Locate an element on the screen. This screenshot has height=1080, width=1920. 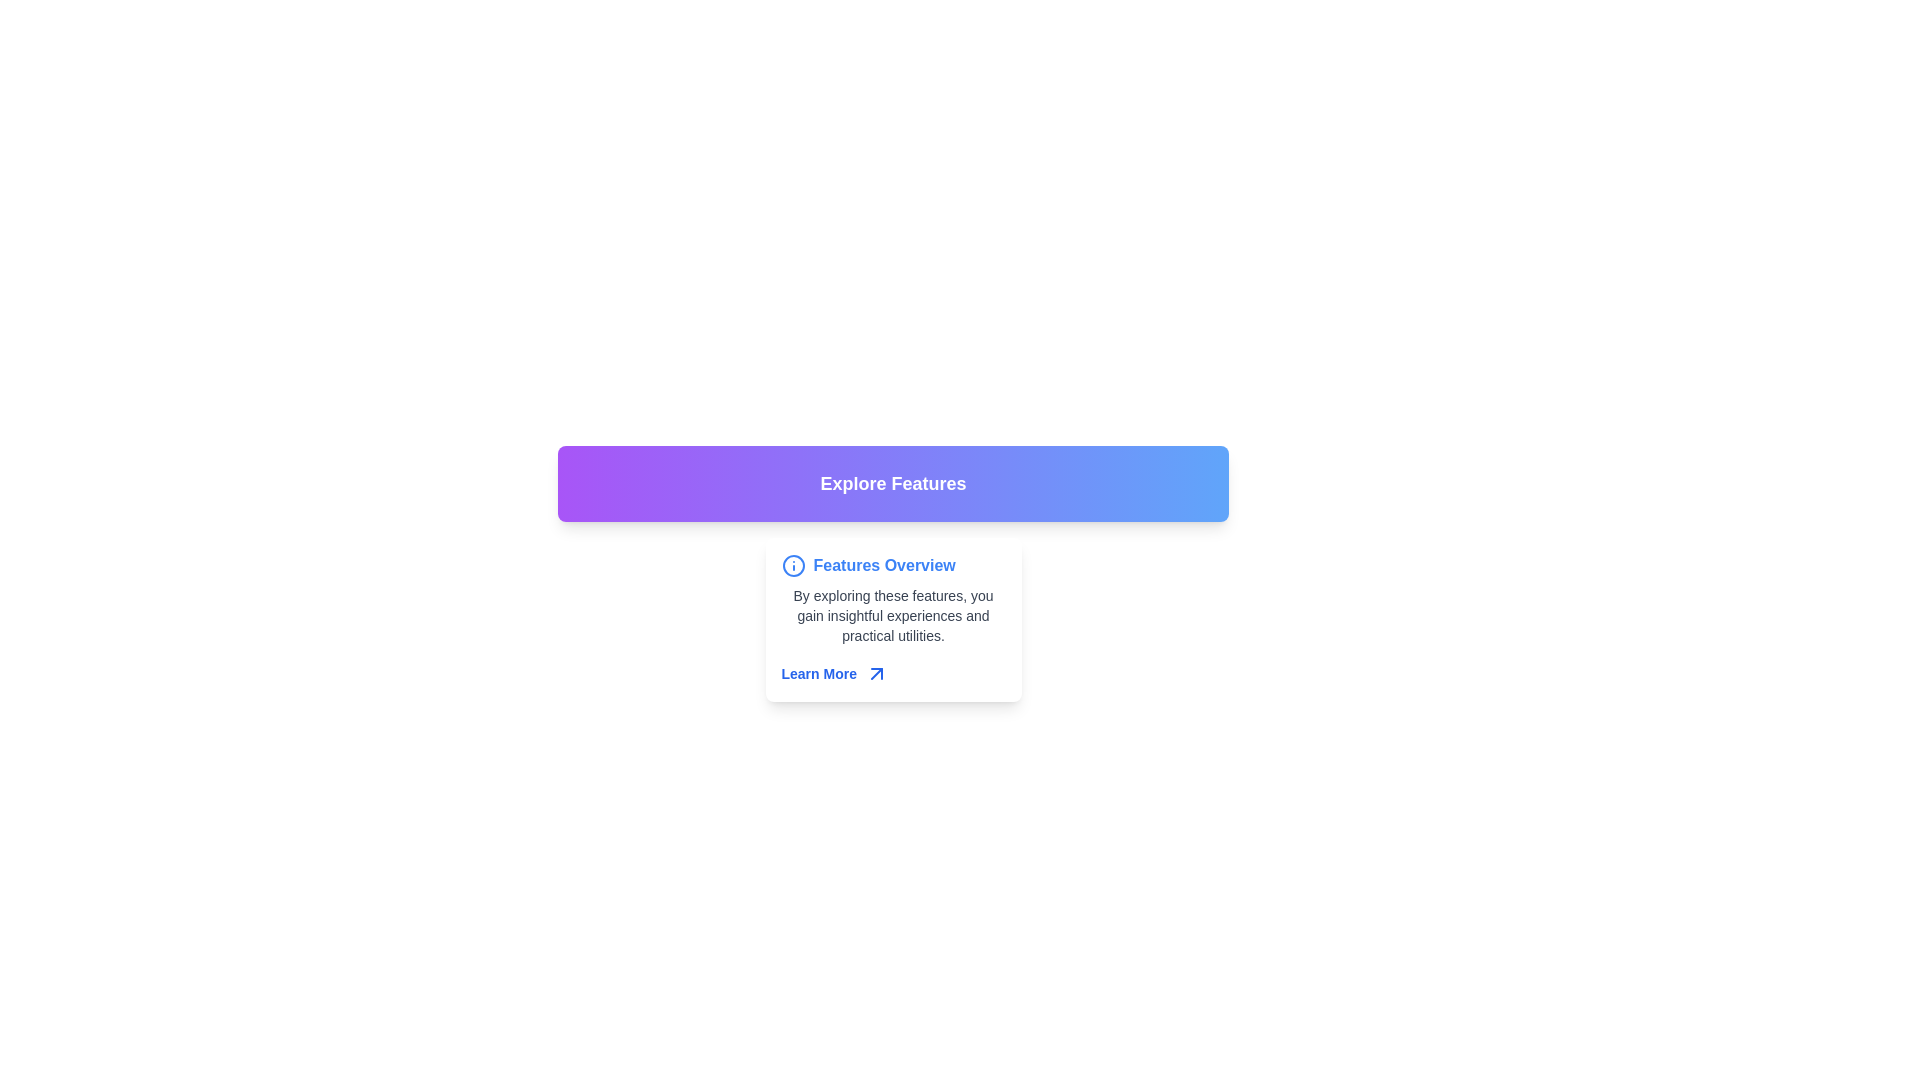
the 'Explore Features' button-like text element to observe the hover color effect changing it to gray is located at coordinates (892, 483).